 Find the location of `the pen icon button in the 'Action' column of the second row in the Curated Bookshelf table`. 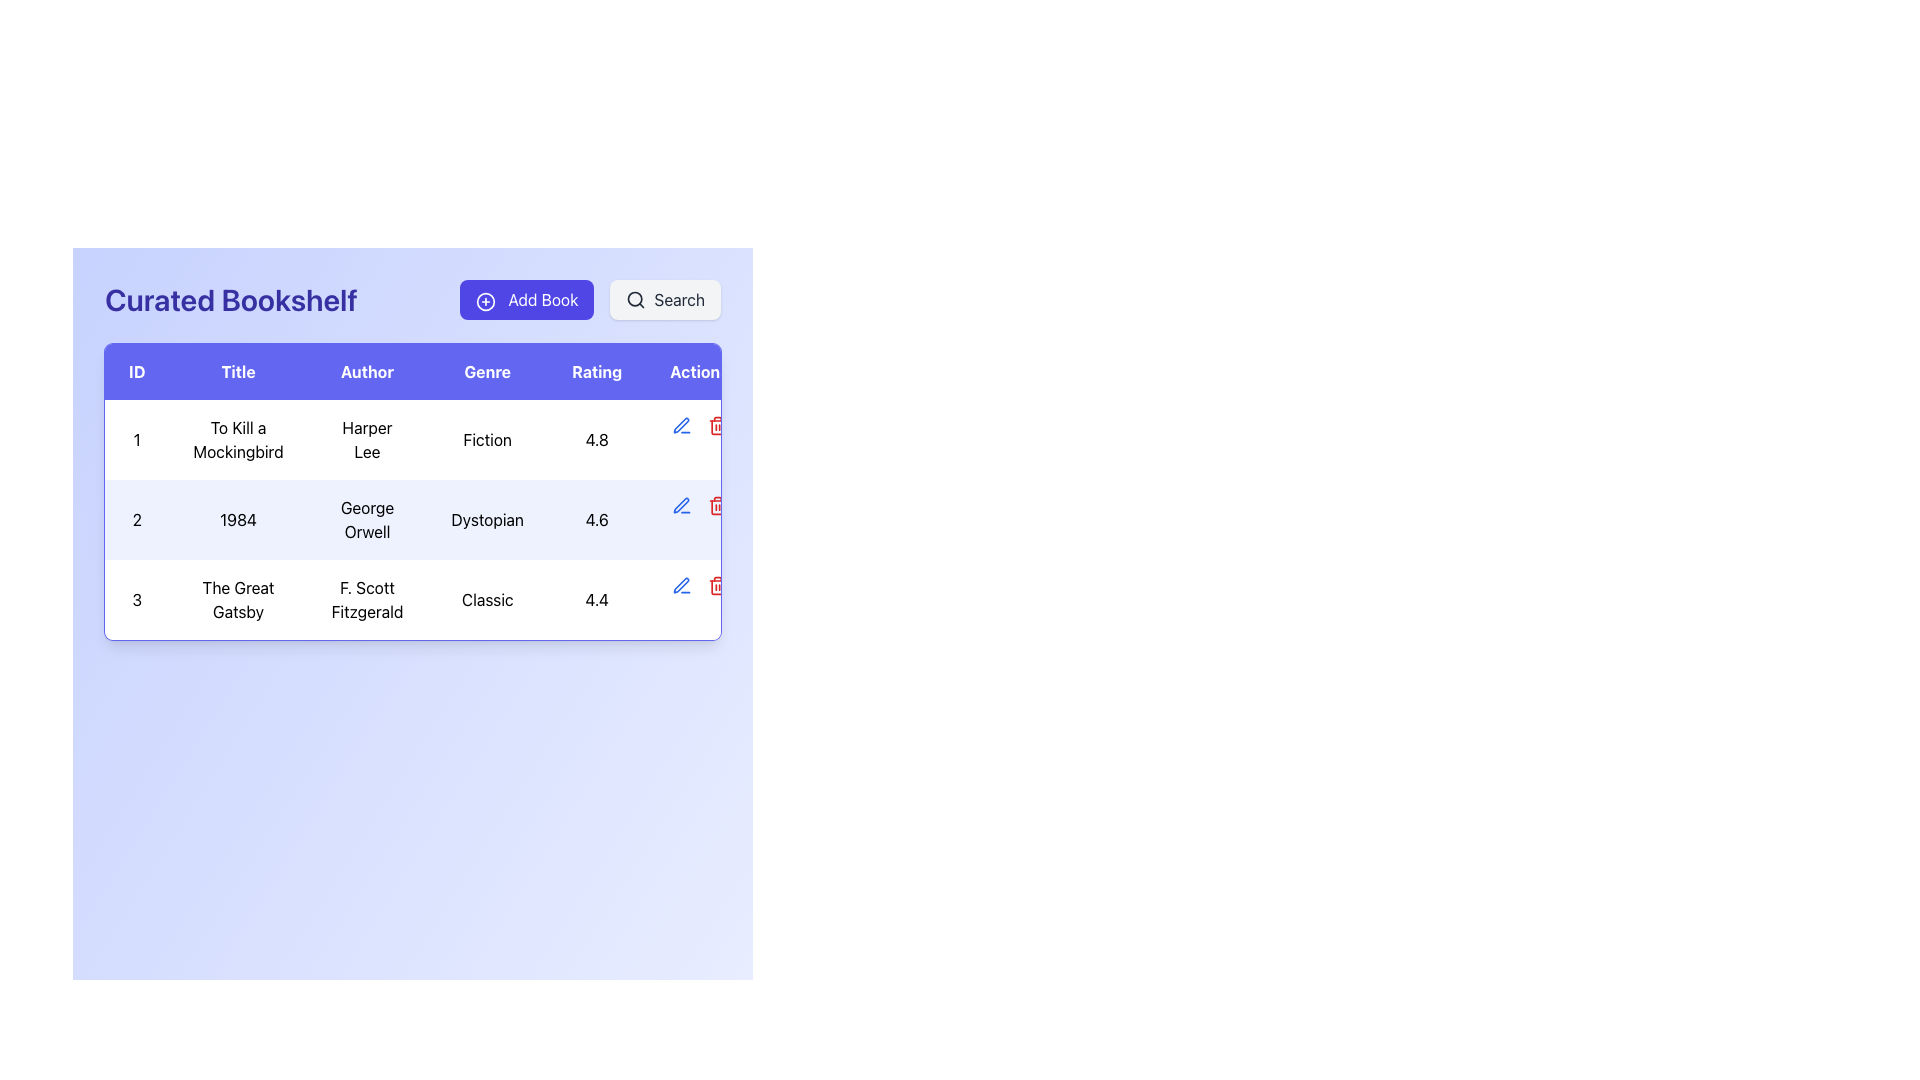

the pen icon button in the 'Action' column of the second row in the Curated Bookshelf table is located at coordinates (681, 424).